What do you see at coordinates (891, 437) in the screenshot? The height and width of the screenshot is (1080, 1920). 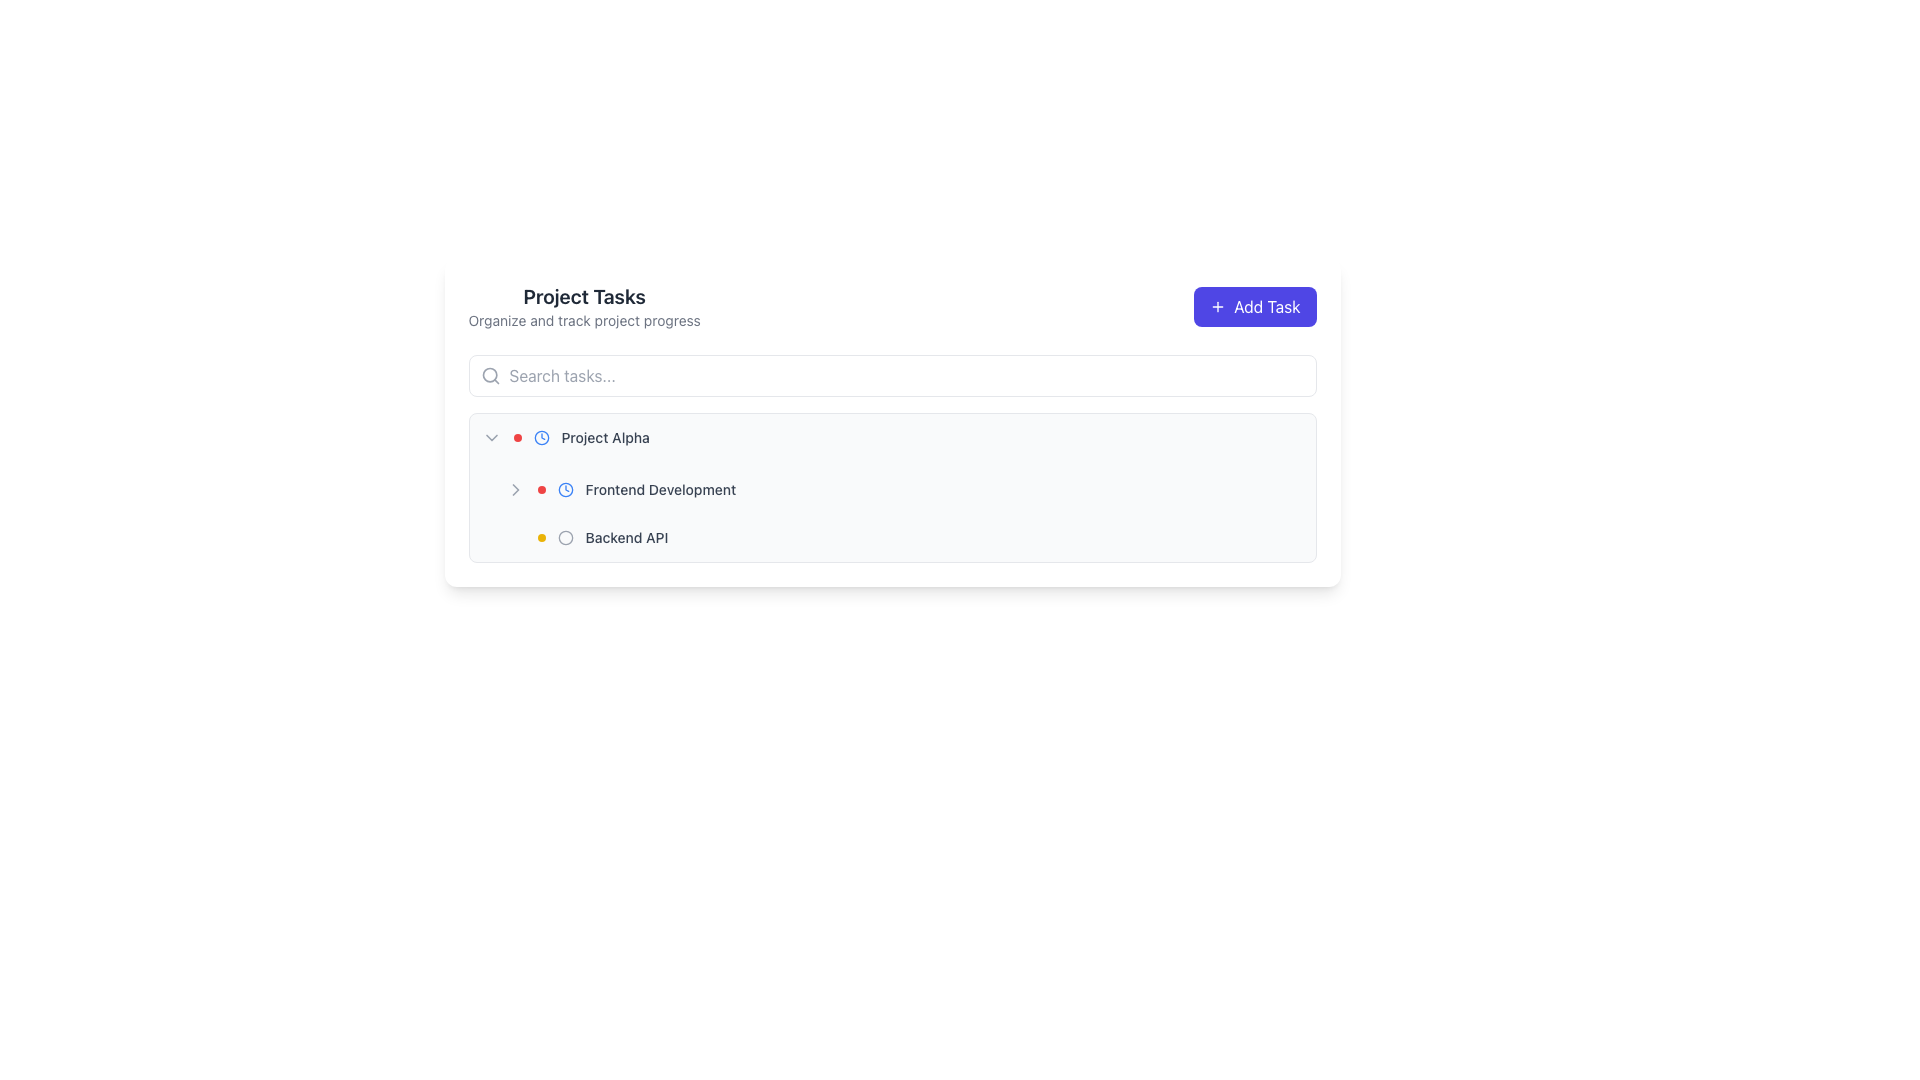 I see `the list item titled 'Project Alpha'` at bounding box center [891, 437].